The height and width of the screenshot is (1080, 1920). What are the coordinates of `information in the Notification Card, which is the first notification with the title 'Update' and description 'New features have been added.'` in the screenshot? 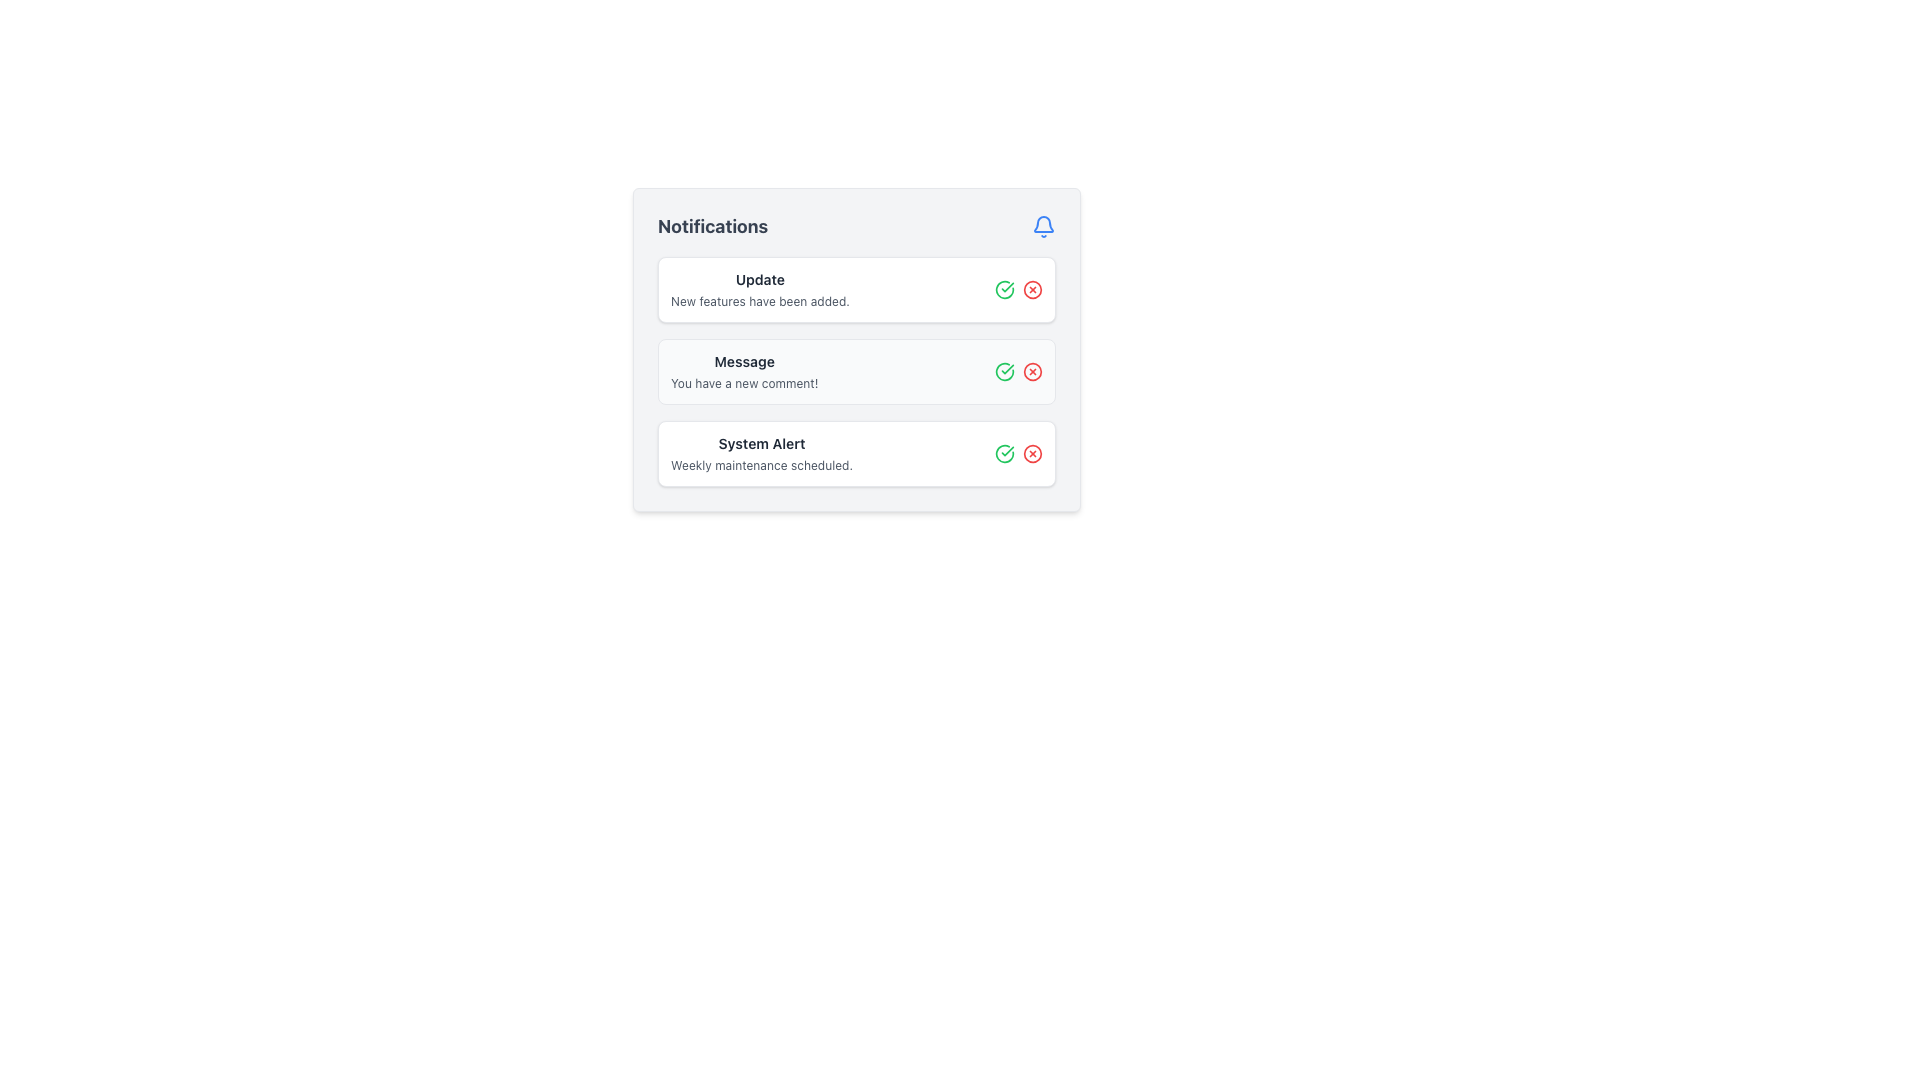 It's located at (857, 289).